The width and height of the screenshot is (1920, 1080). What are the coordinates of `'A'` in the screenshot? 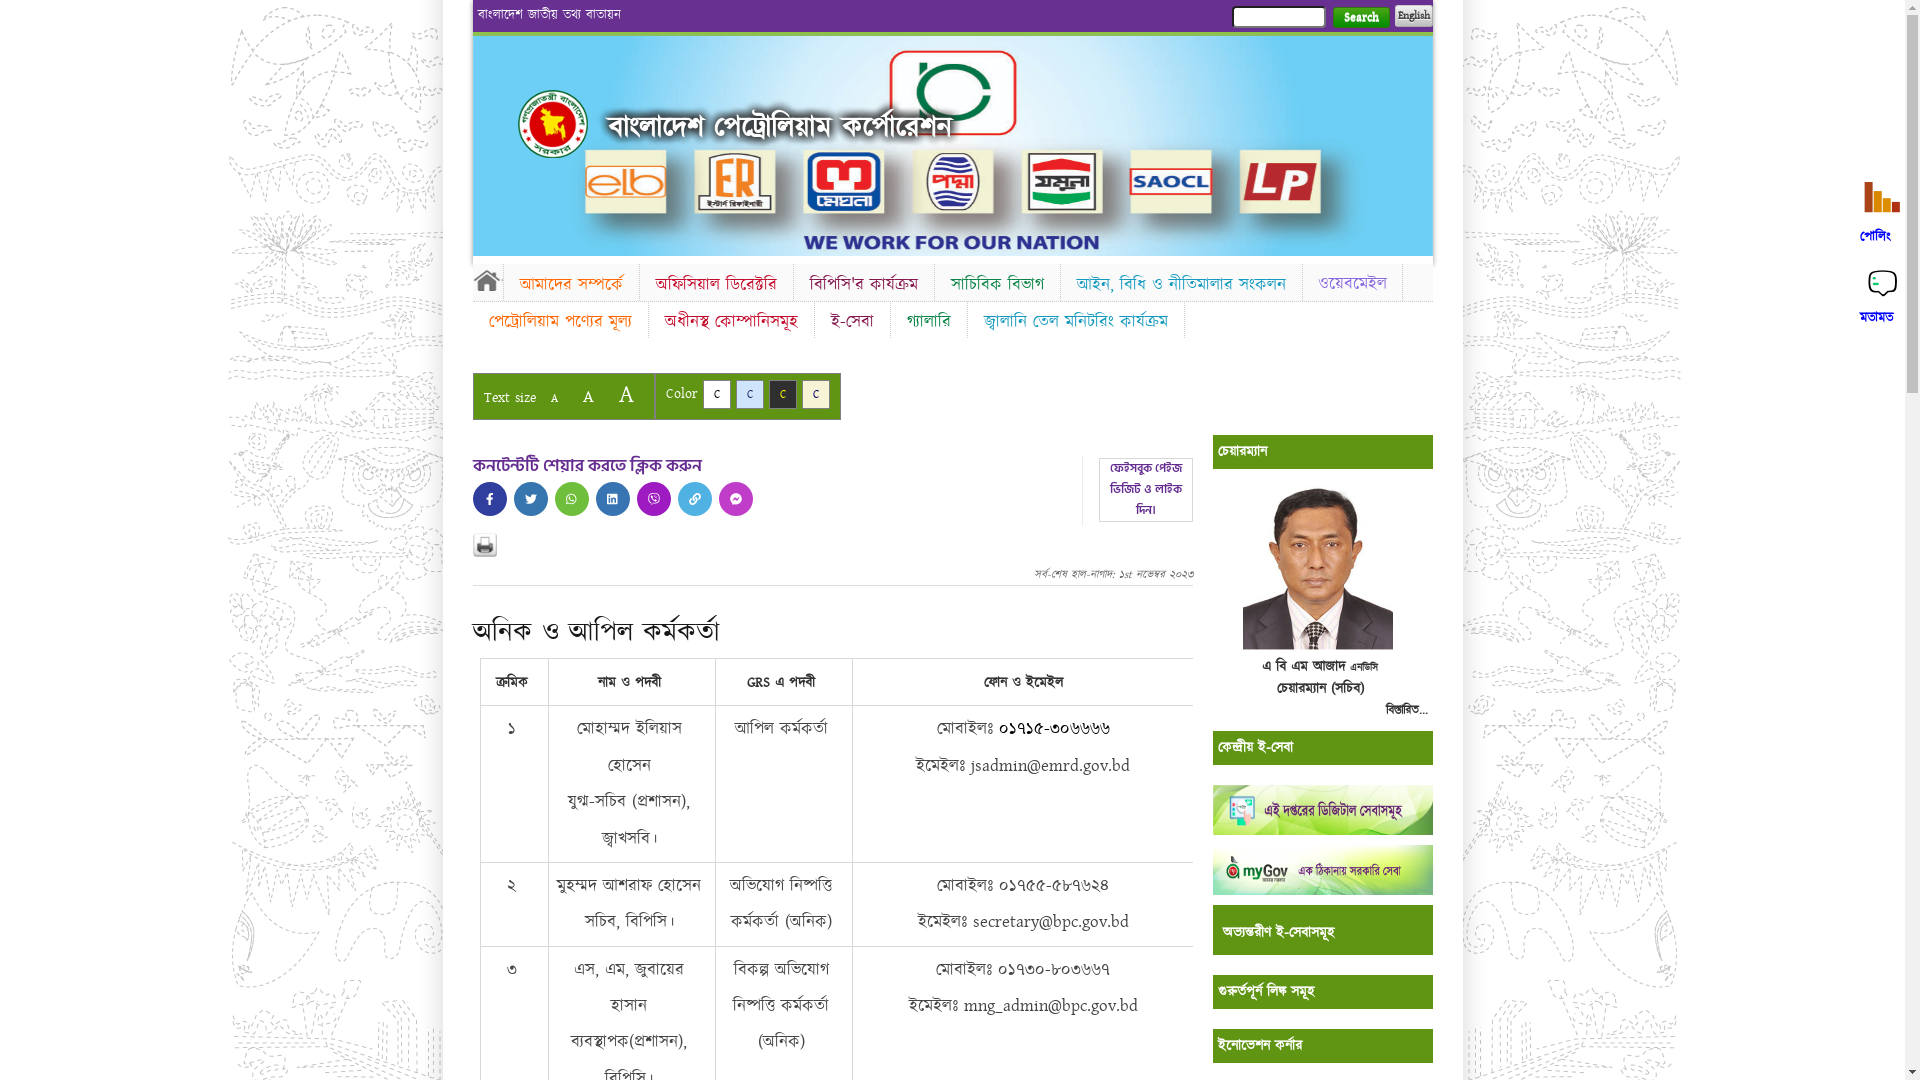 It's located at (539, 398).